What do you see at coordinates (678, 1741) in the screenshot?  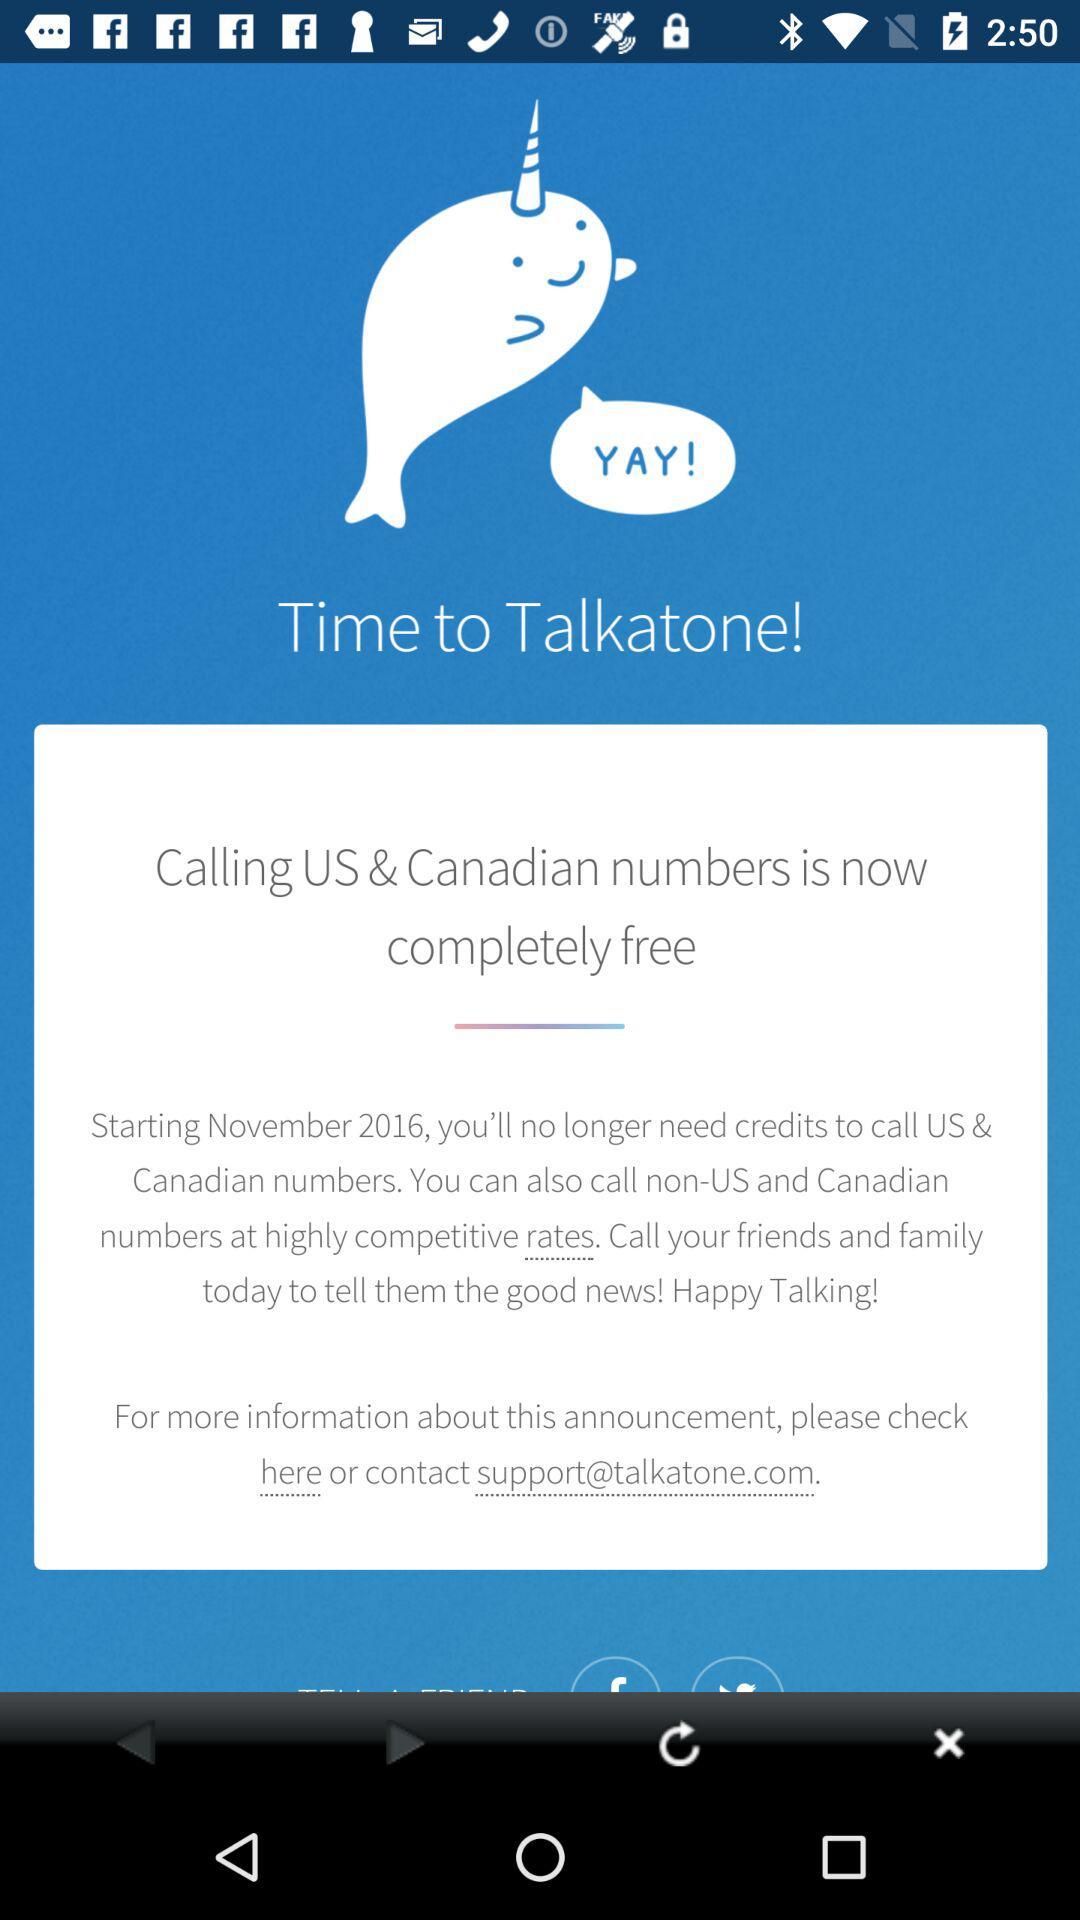 I see `refresh` at bounding box center [678, 1741].